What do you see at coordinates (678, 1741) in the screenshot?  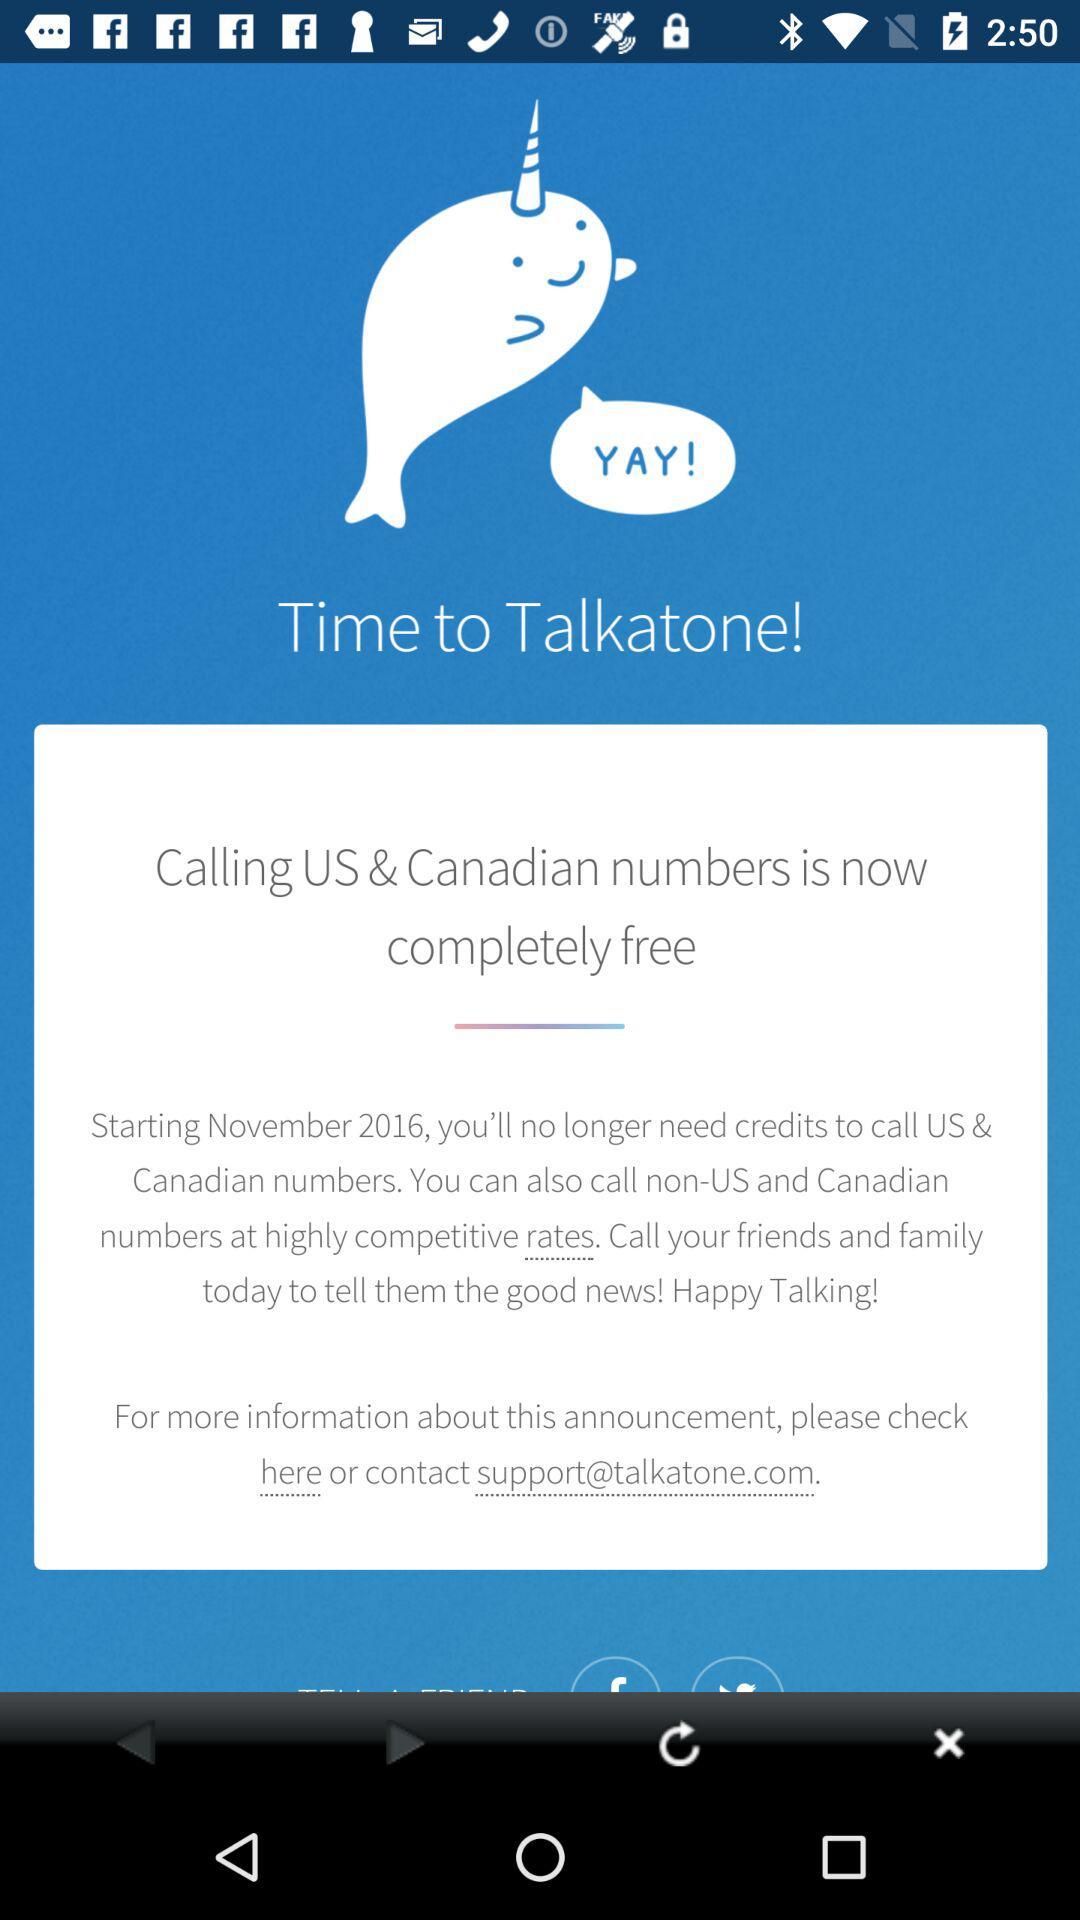 I see `refresh` at bounding box center [678, 1741].